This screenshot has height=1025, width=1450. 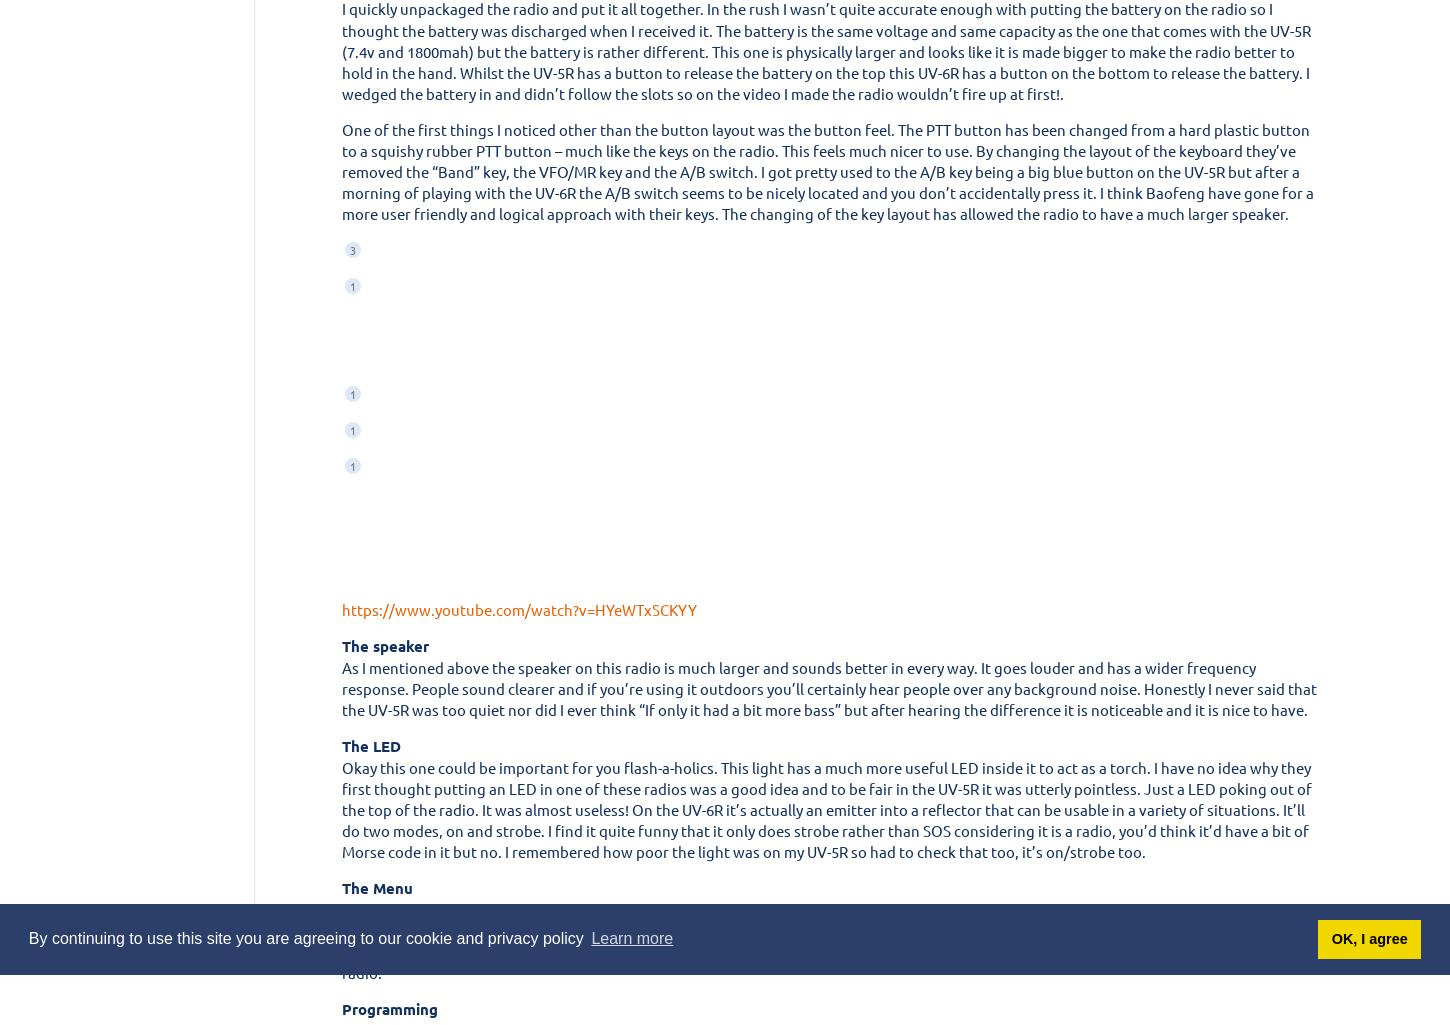 What do you see at coordinates (307, 938) in the screenshot?
I see `'By continuing to use this site you are agreeing to our cookie and privacy policy'` at bounding box center [307, 938].